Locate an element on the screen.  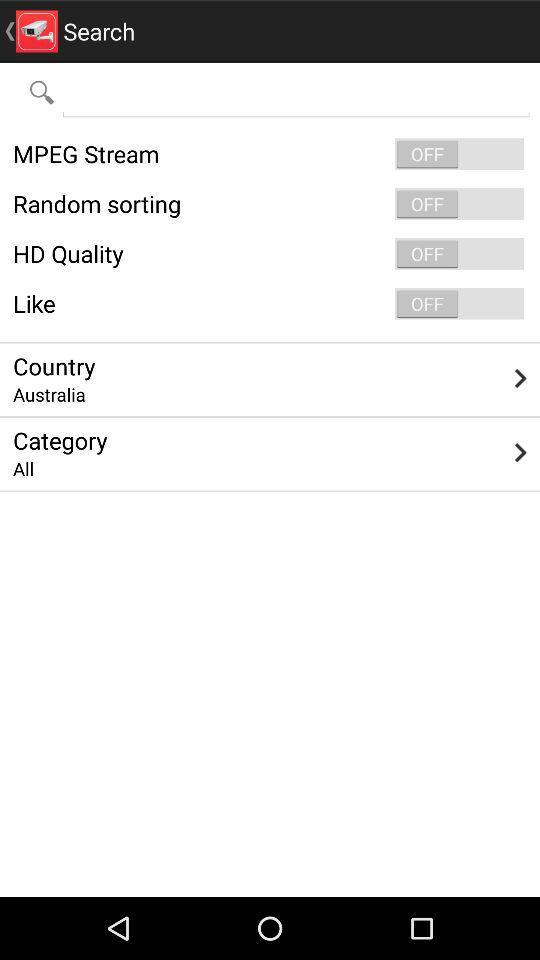
type search is located at coordinates (295, 91).